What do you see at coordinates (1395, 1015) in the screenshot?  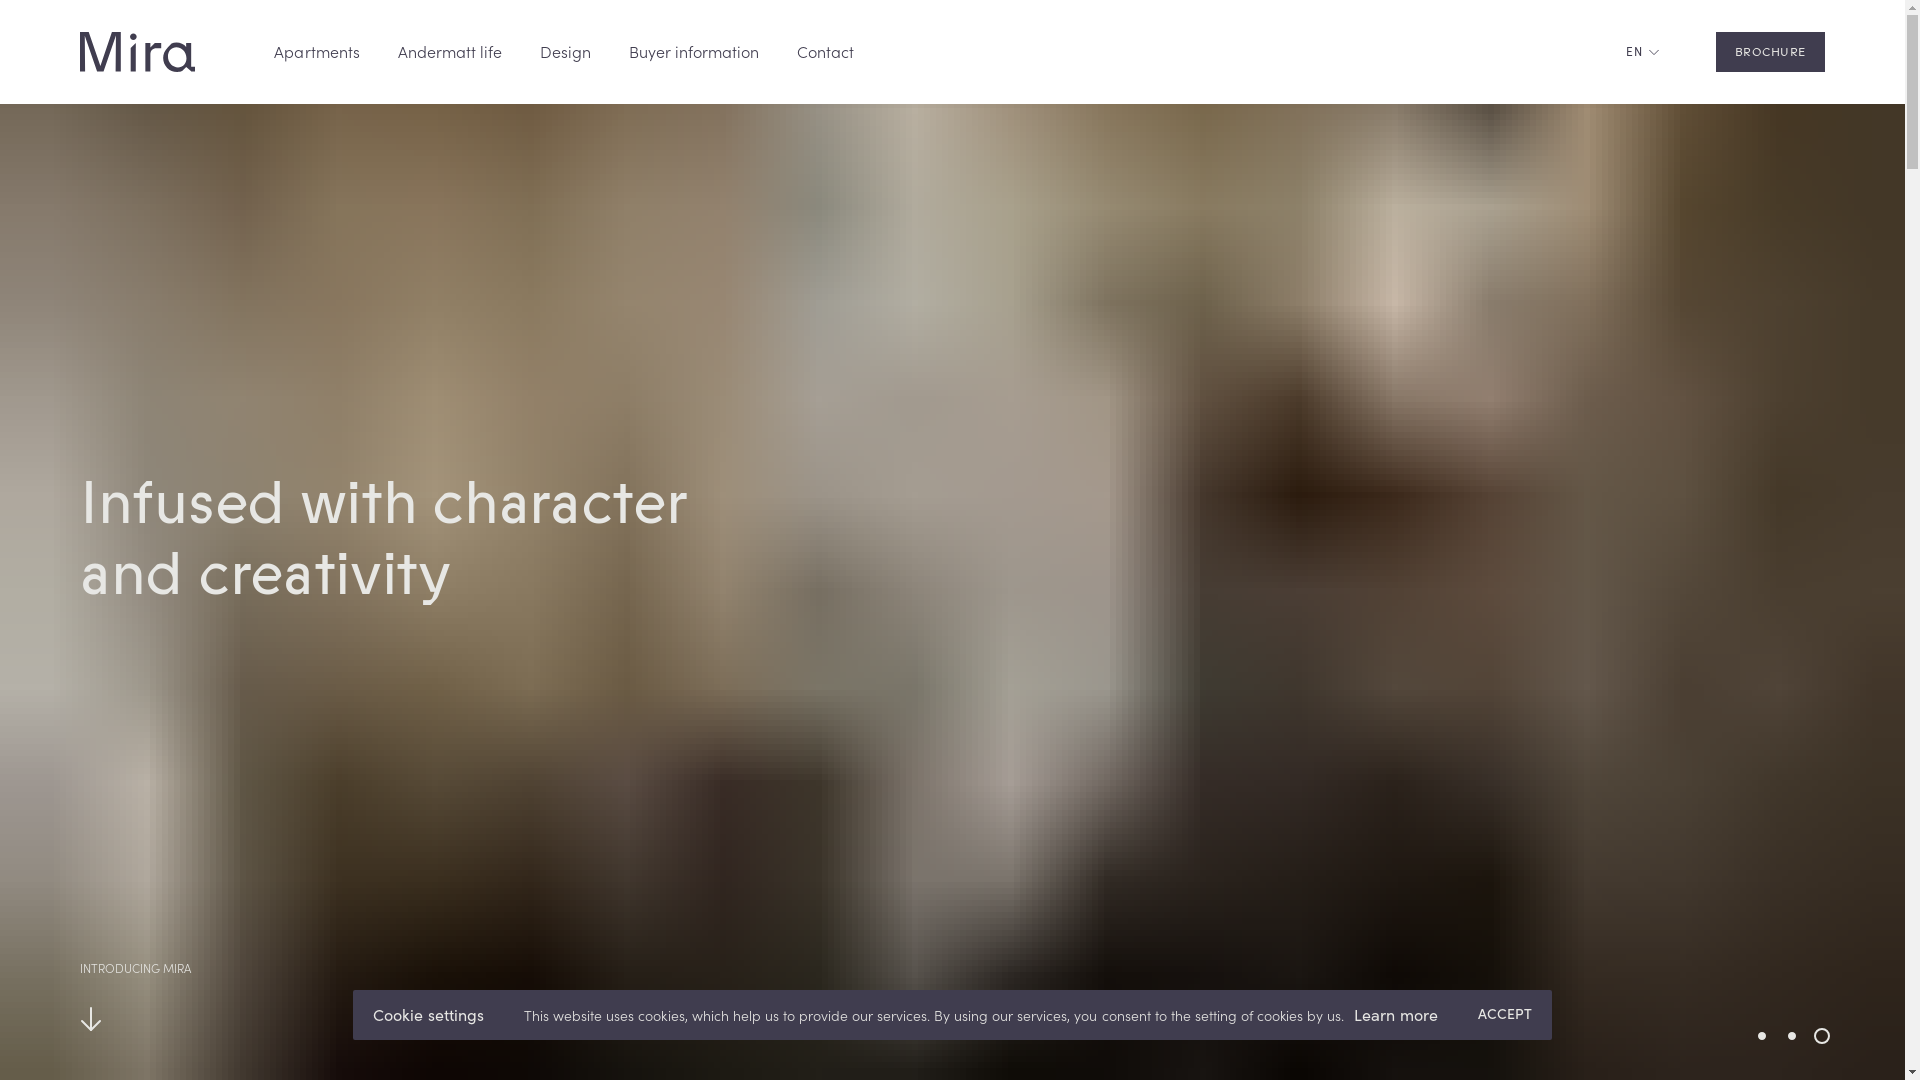 I see `'Learn more'` at bounding box center [1395, 1015].